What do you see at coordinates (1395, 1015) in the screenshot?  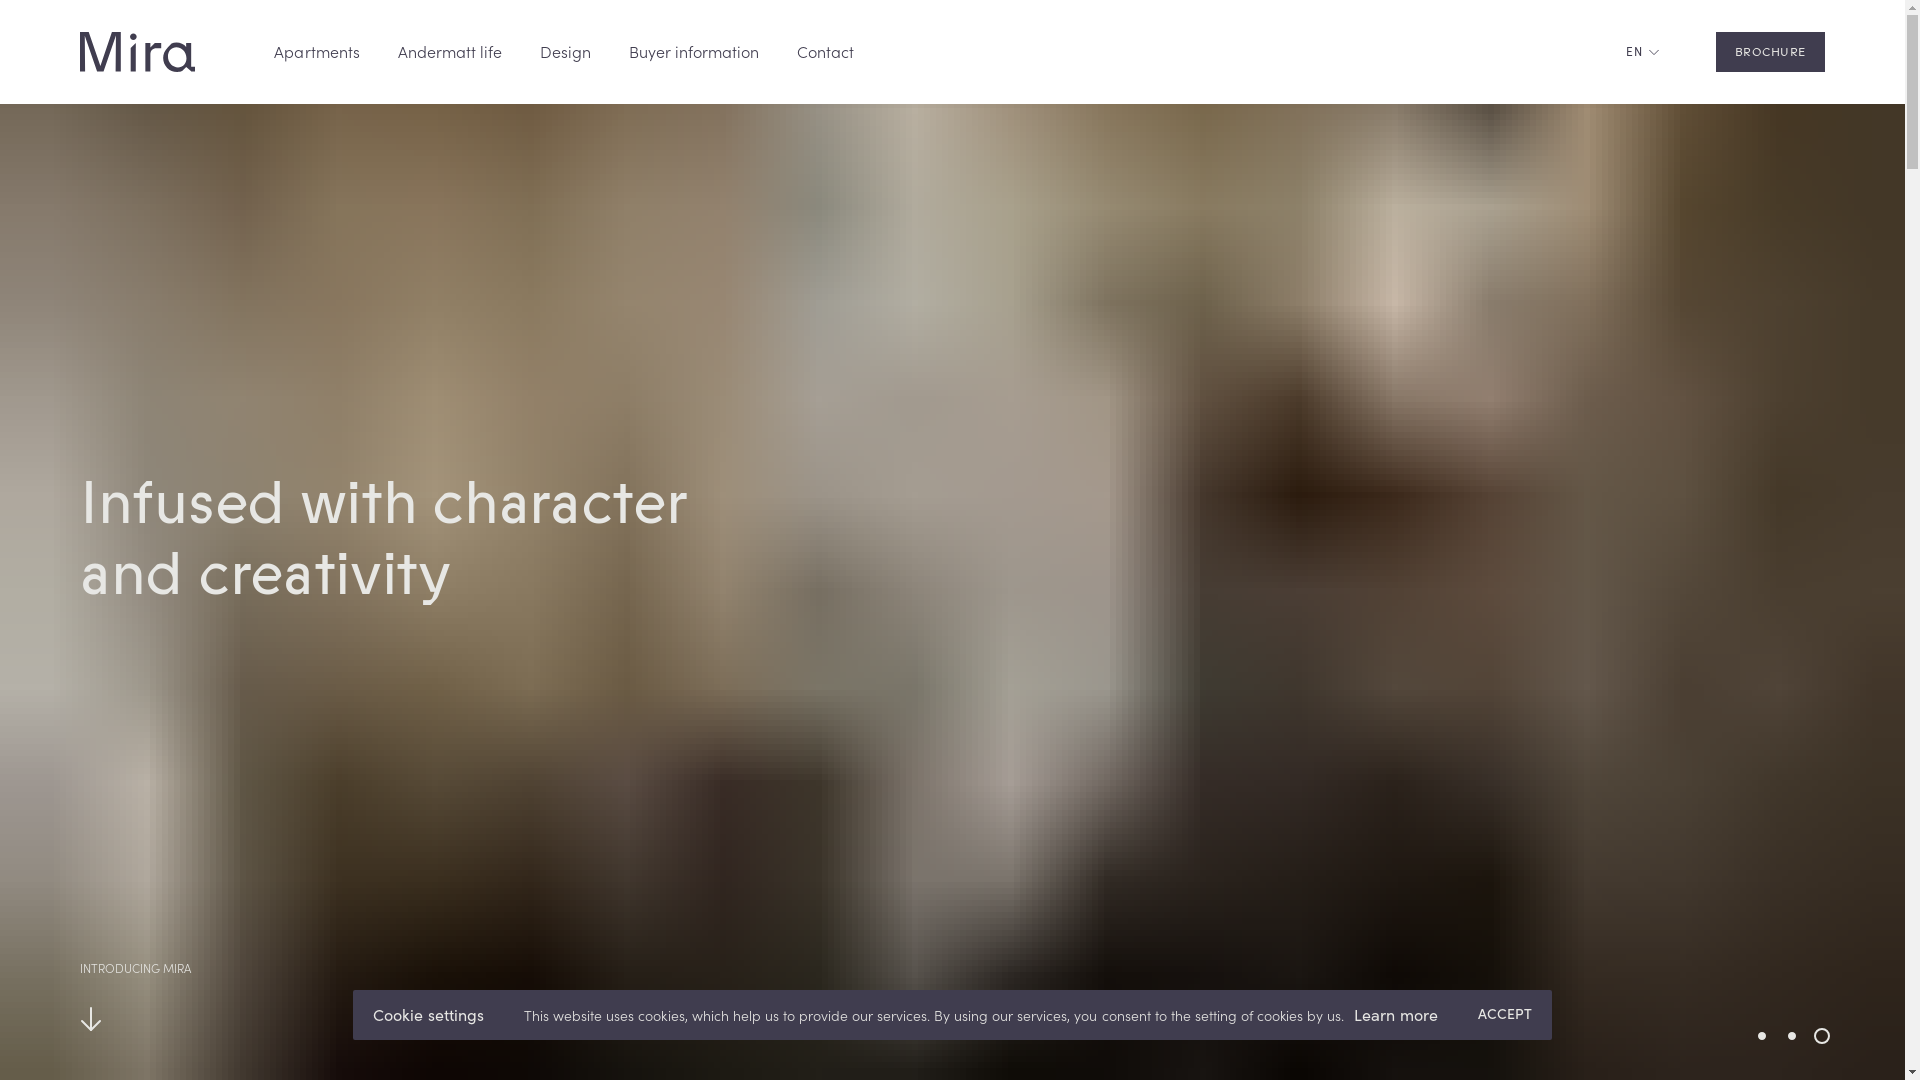 I see `'Learn more'` at bounding box center [1395, 1015].